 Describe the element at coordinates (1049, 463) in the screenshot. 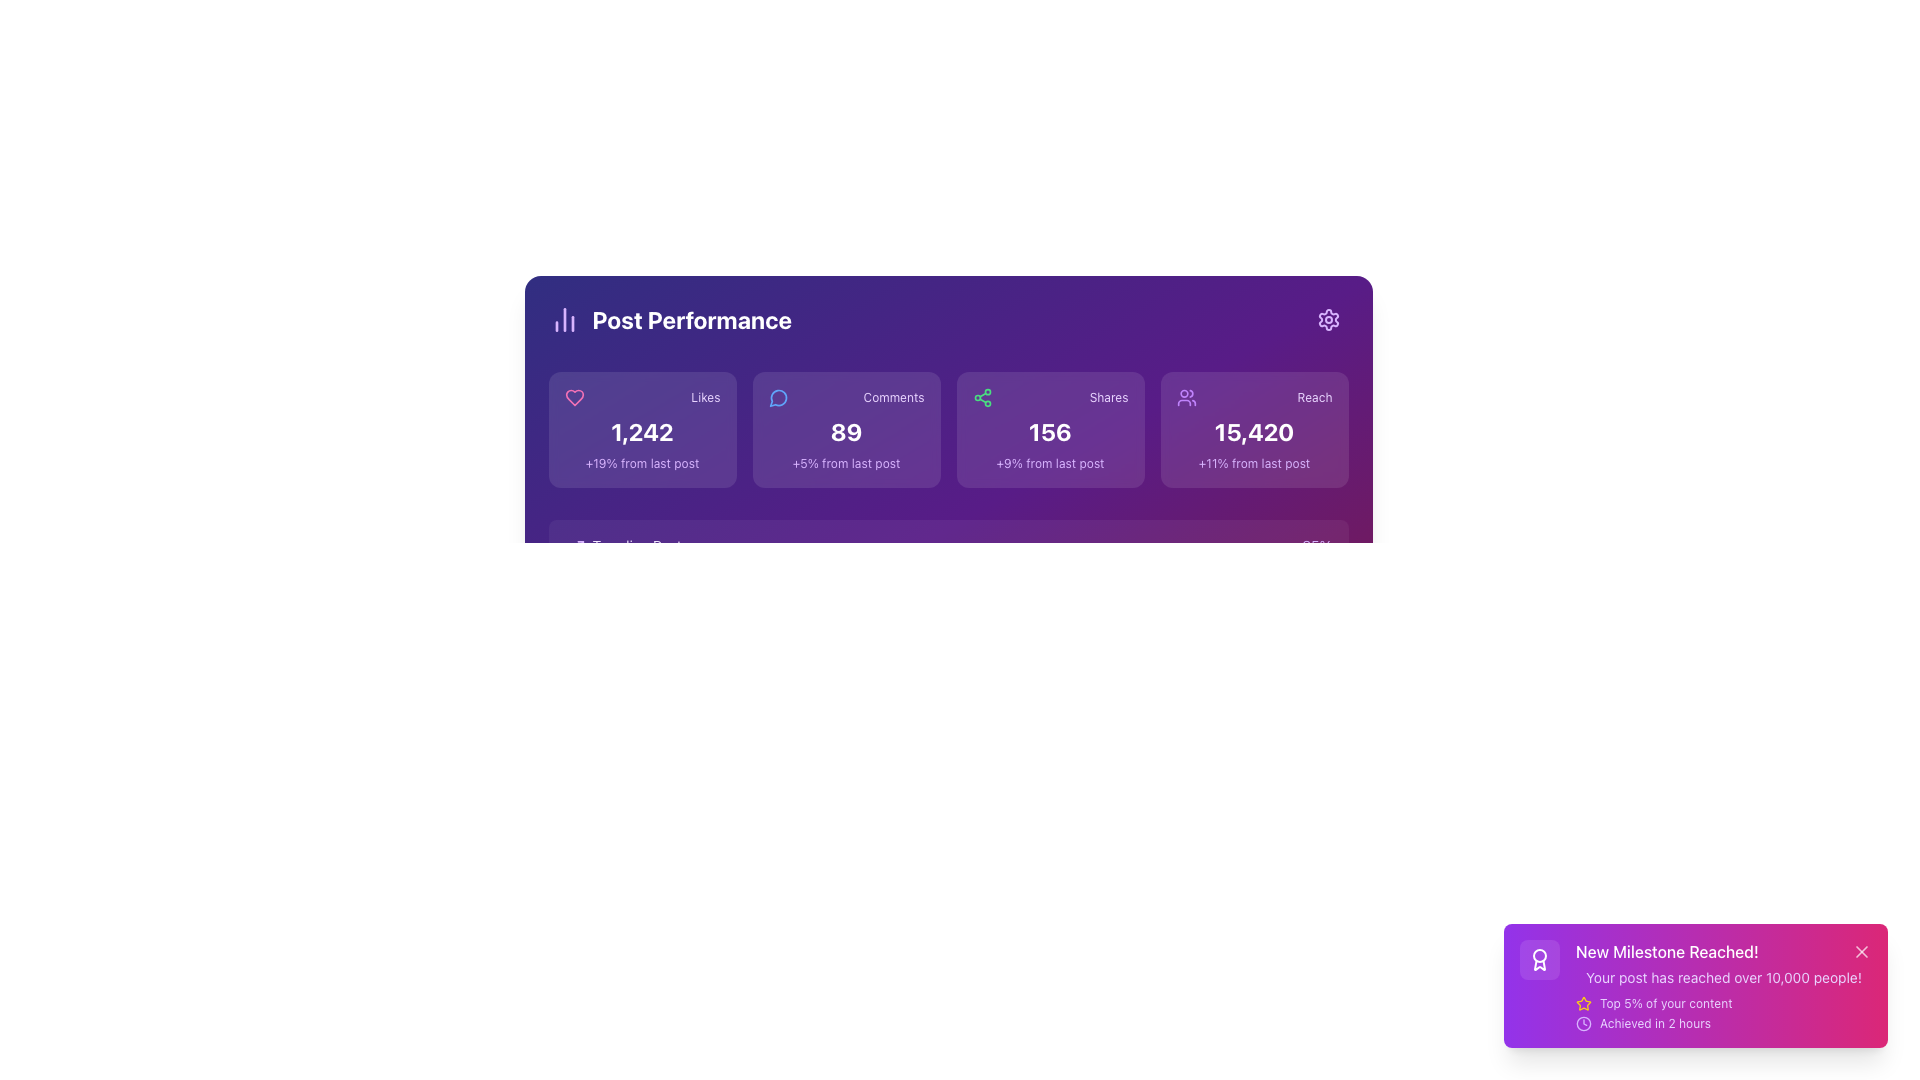

I see `statistic displayed in the text label that shows '+9% from last post', which is styled in light purple and positioned beneath the numerical value '156' in the 'Shares' section` at that location.